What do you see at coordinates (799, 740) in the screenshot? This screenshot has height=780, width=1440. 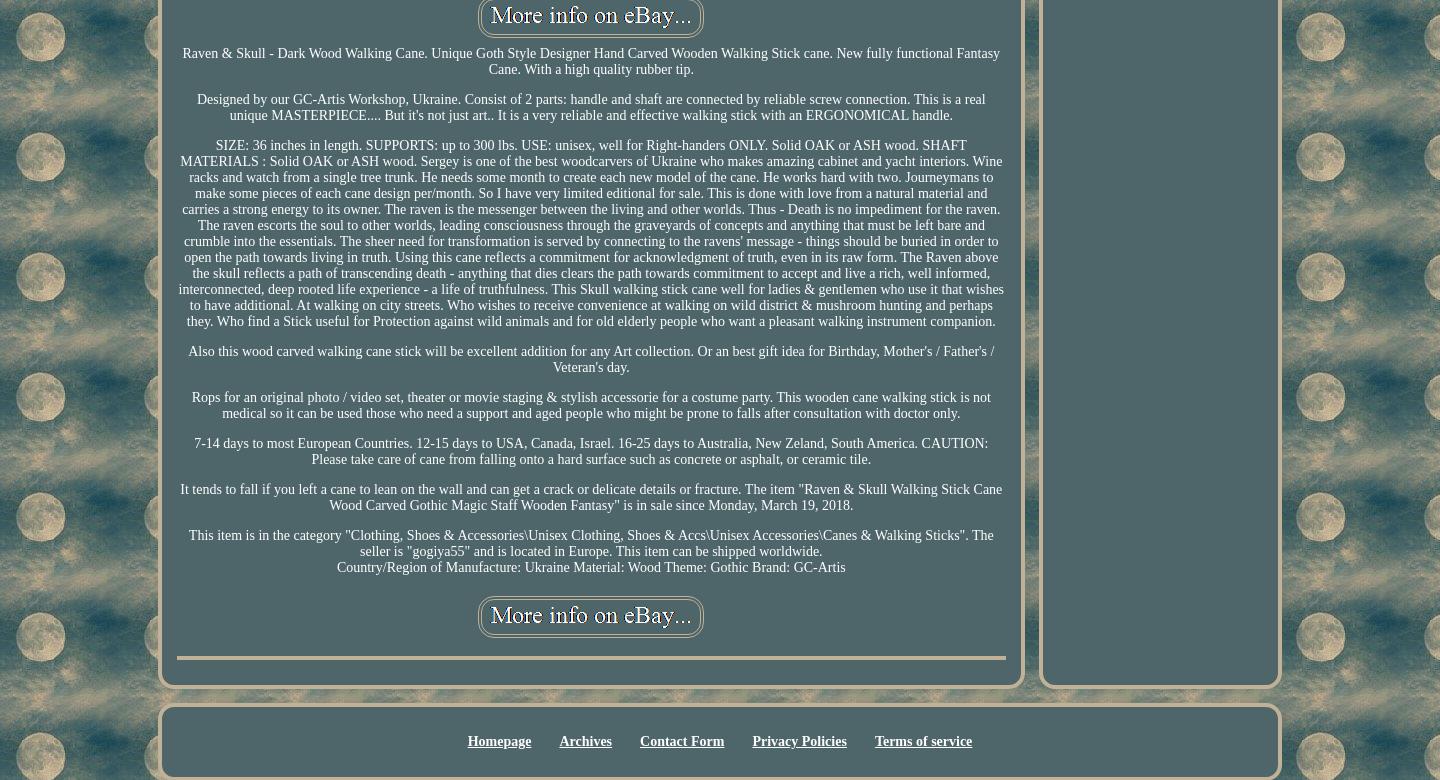 I see `'Privacy Policies'` at bounding box center [799, 740].